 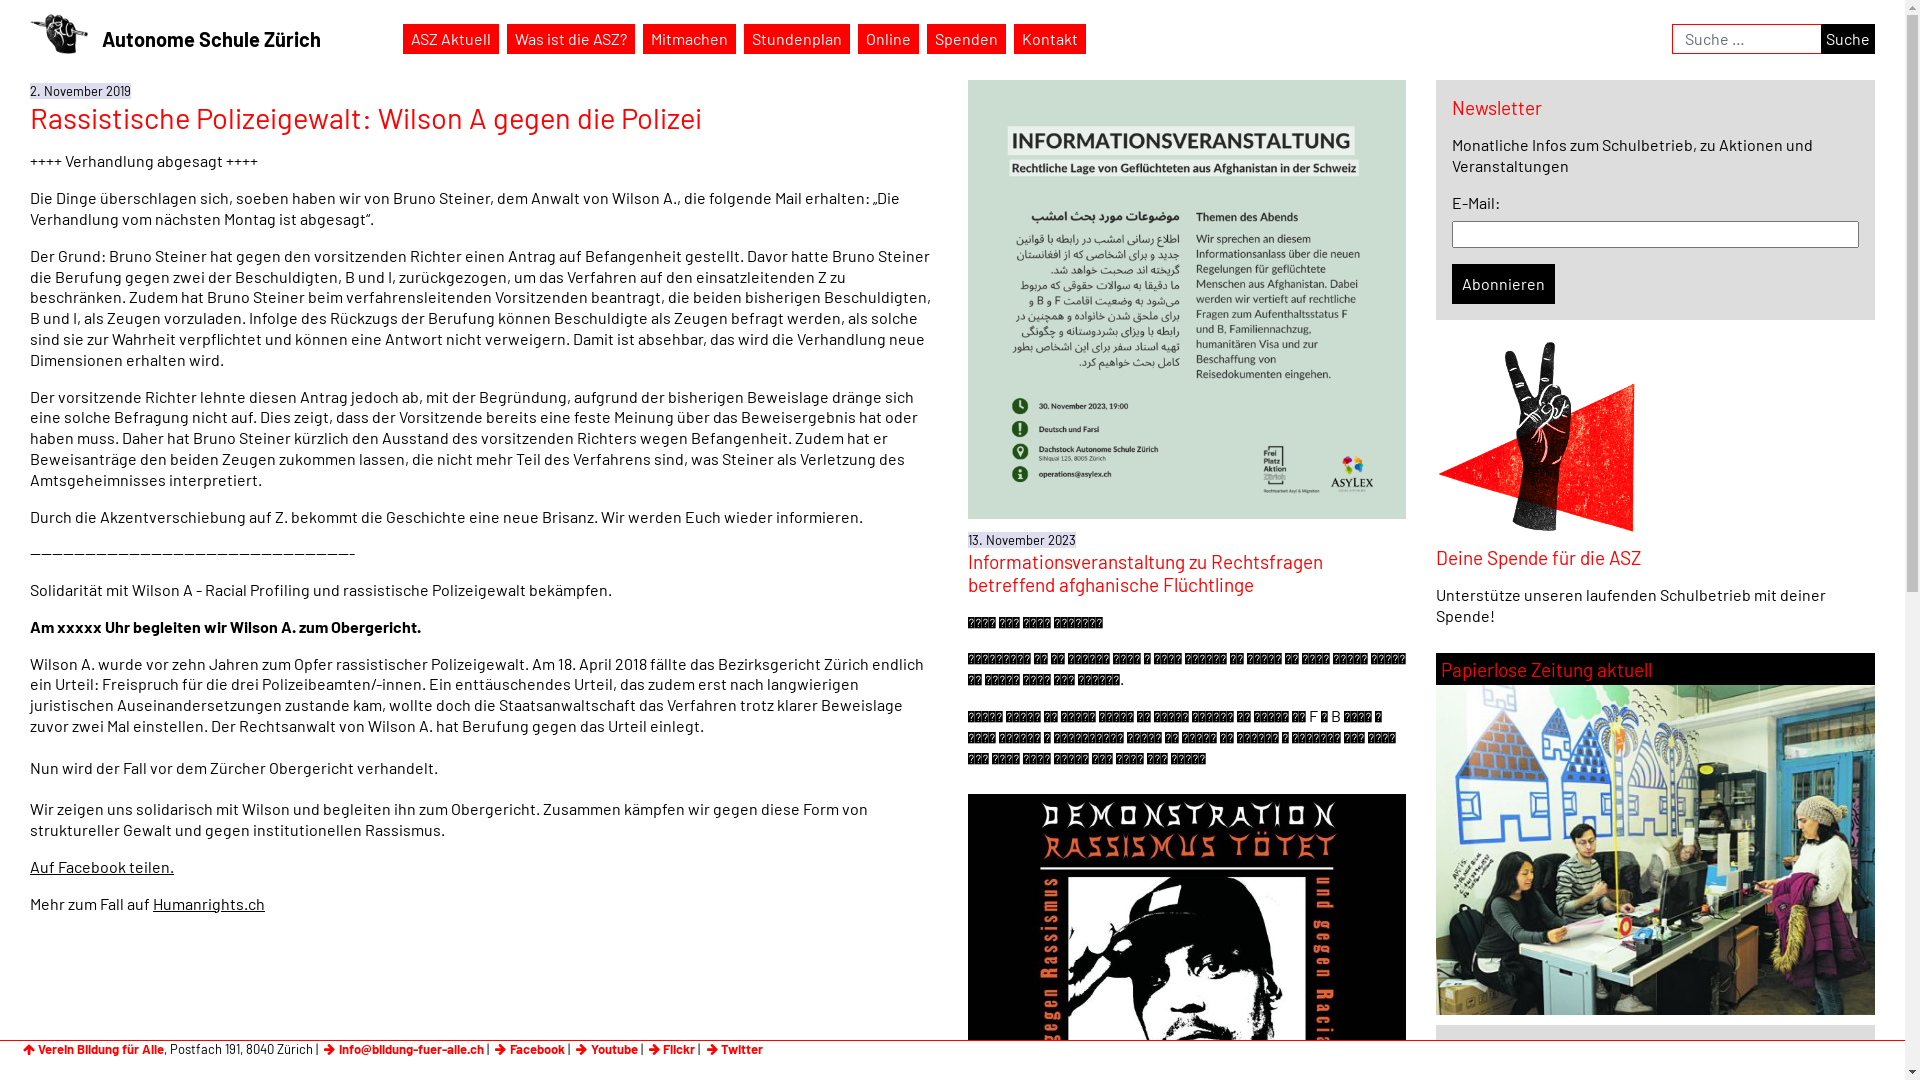 I want to click on 'Kontakt', so click(x=1013, y=38).